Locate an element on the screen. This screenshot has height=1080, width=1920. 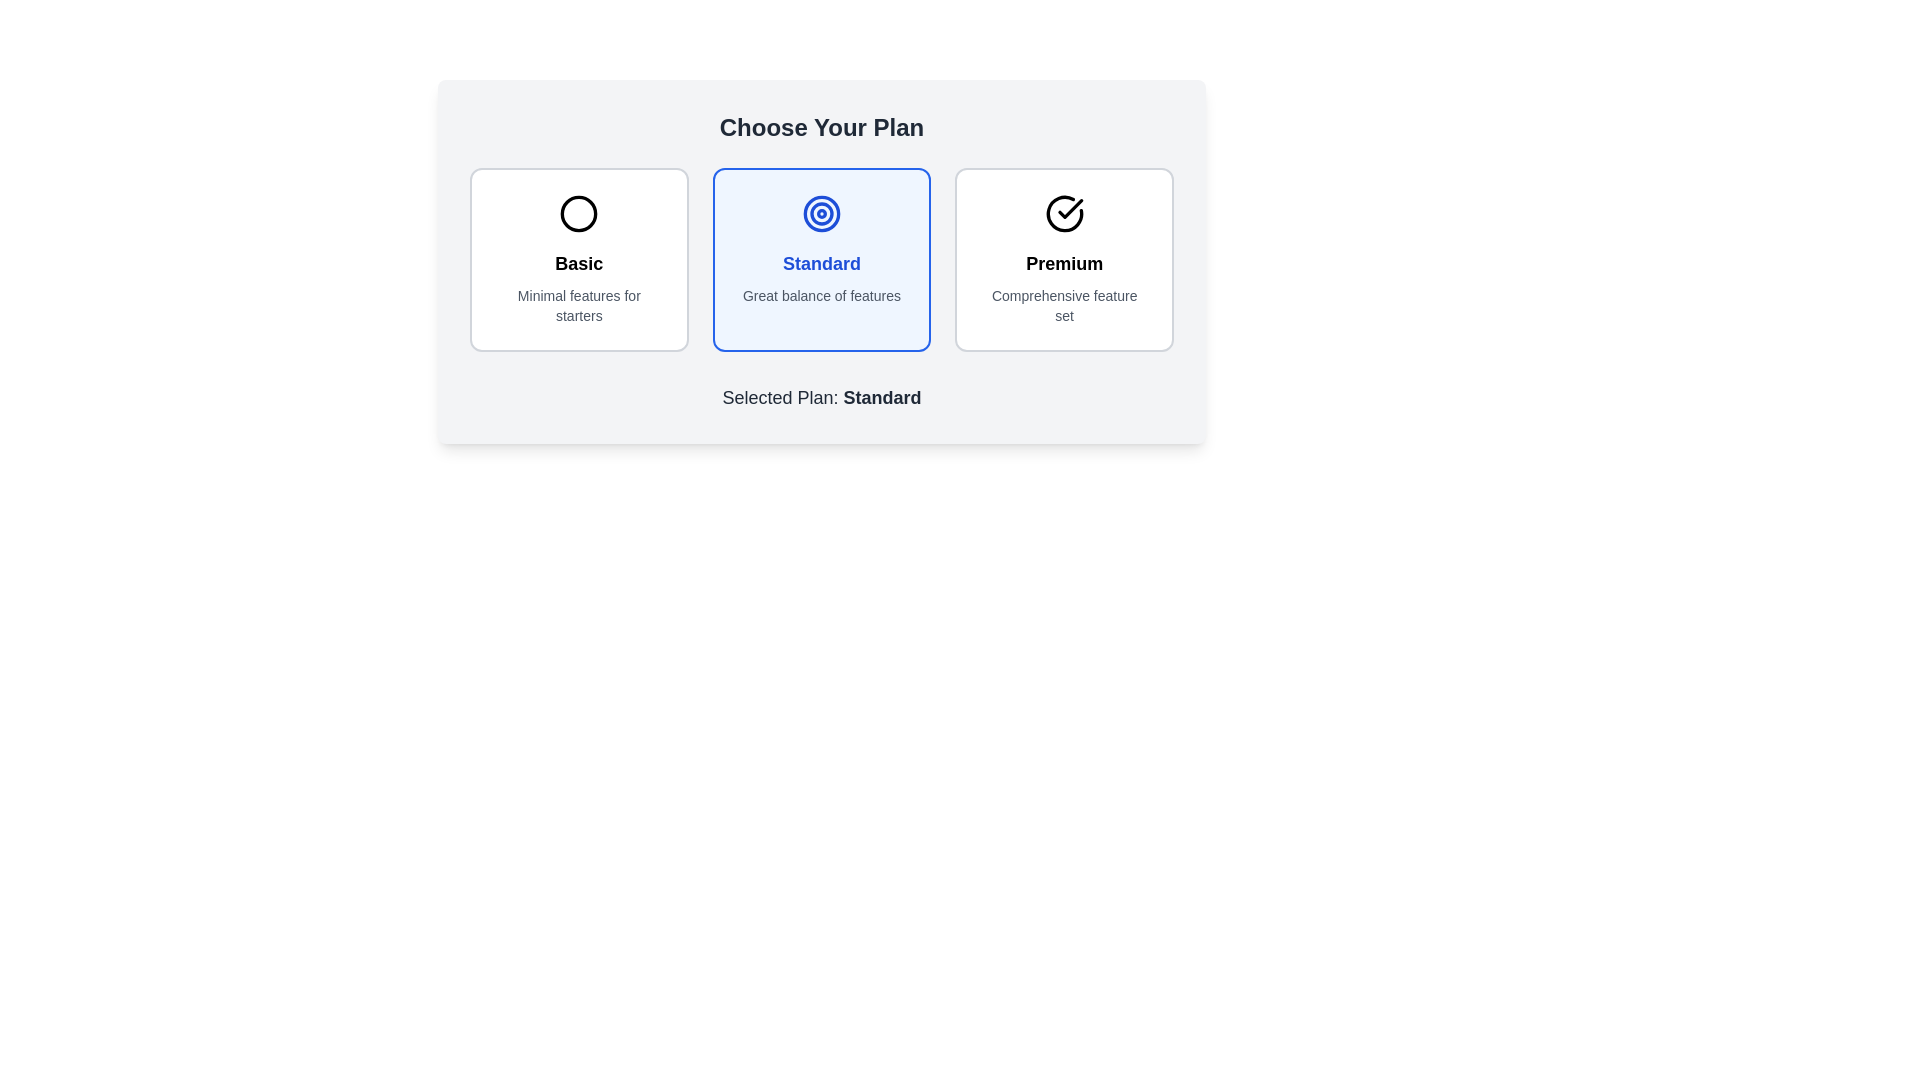
the text element that says 'Great balance of features', which is positioned below the title 'Standard' in the middle card of three horizontally arranged cards is located at coordinates (821, 296).